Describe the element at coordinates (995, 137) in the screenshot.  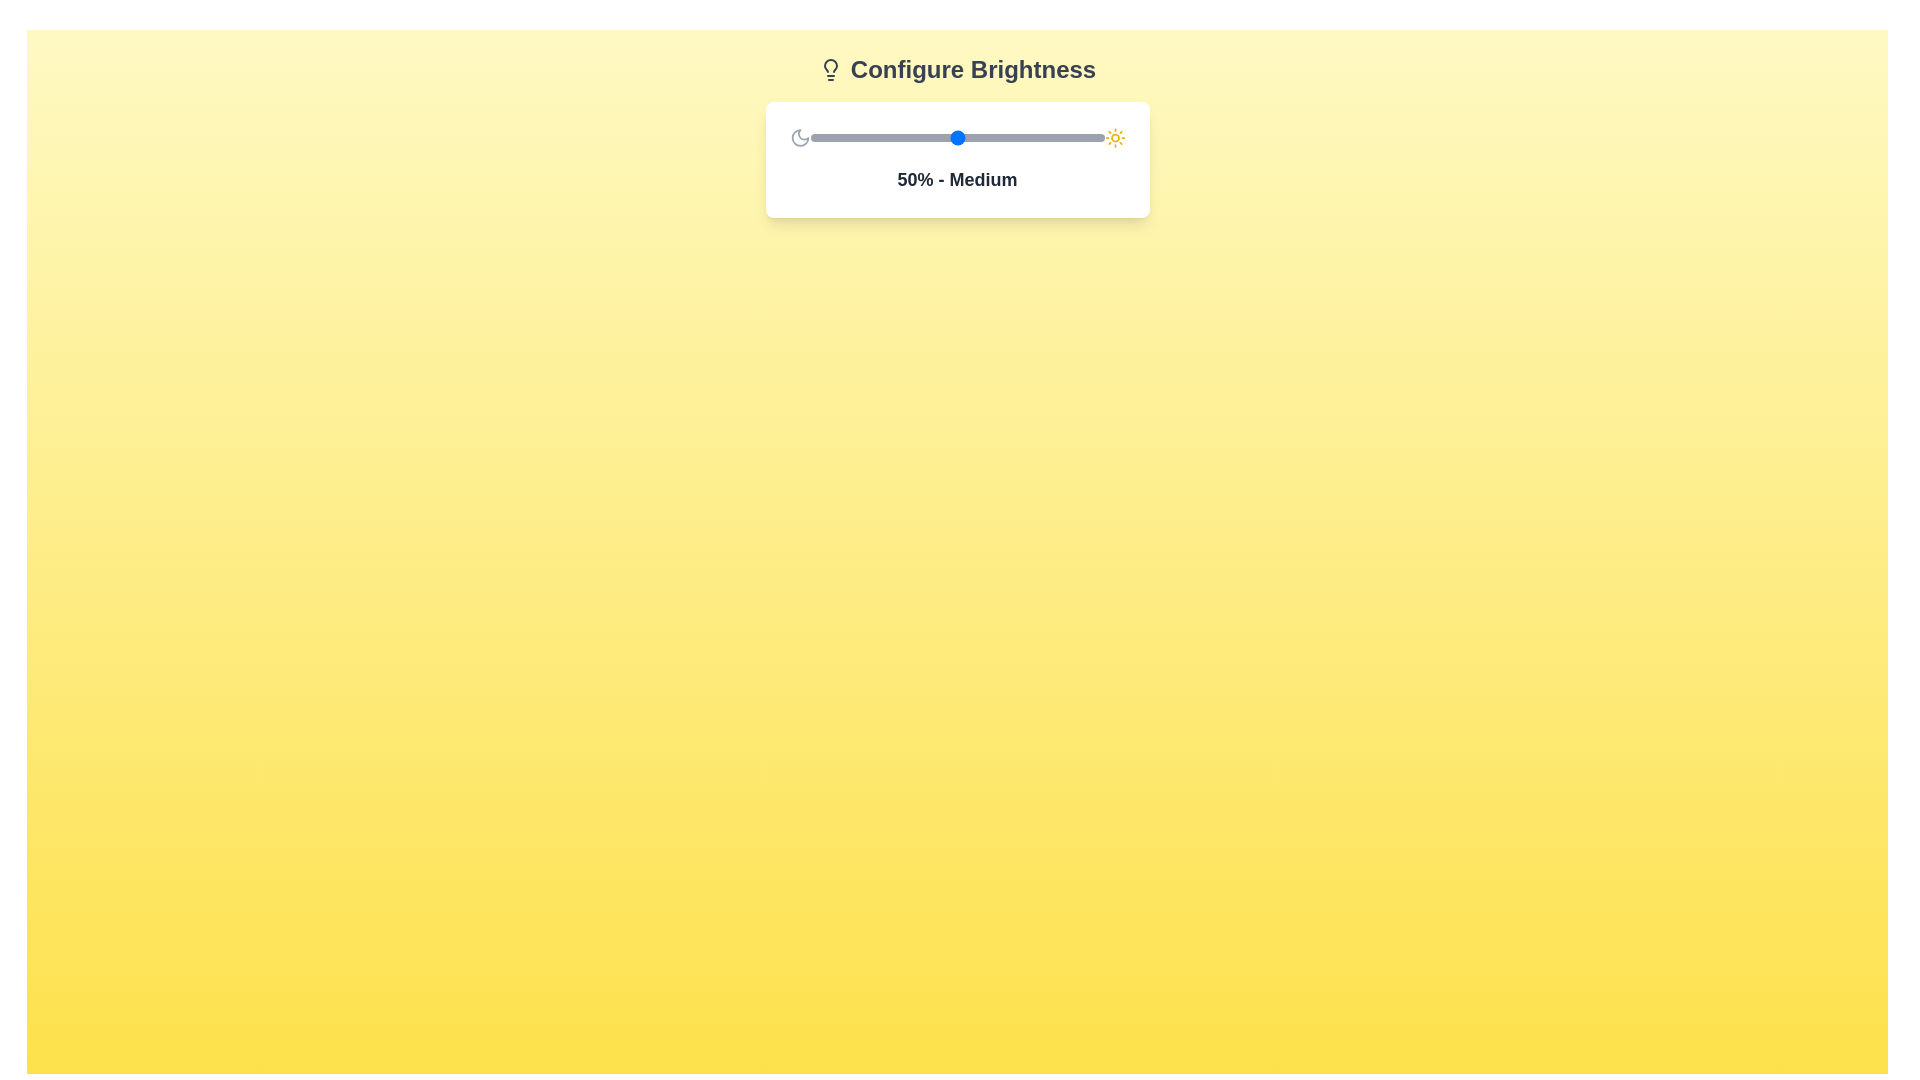
I see `the brightness slider to 63%` at that location.